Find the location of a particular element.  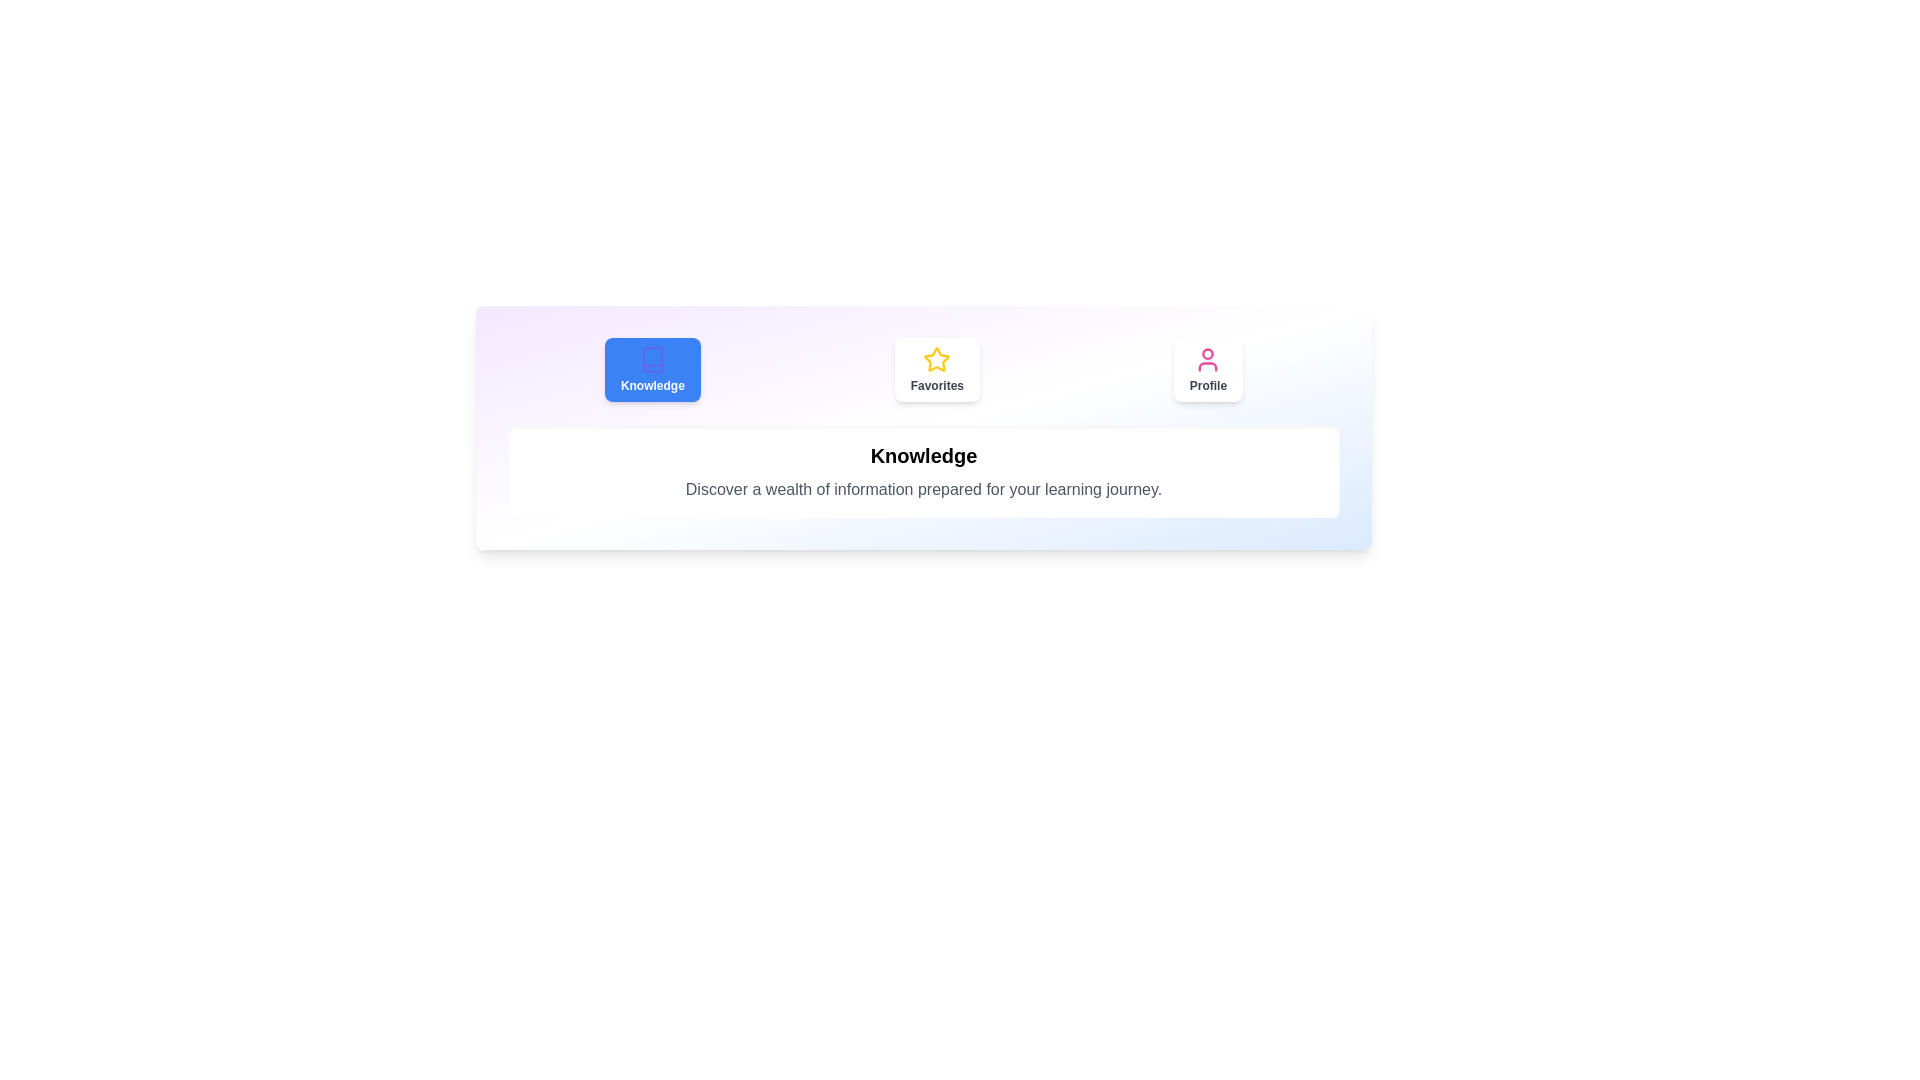

the tab corresponding to Profile to activate it is located at coordinates (1207, 370).